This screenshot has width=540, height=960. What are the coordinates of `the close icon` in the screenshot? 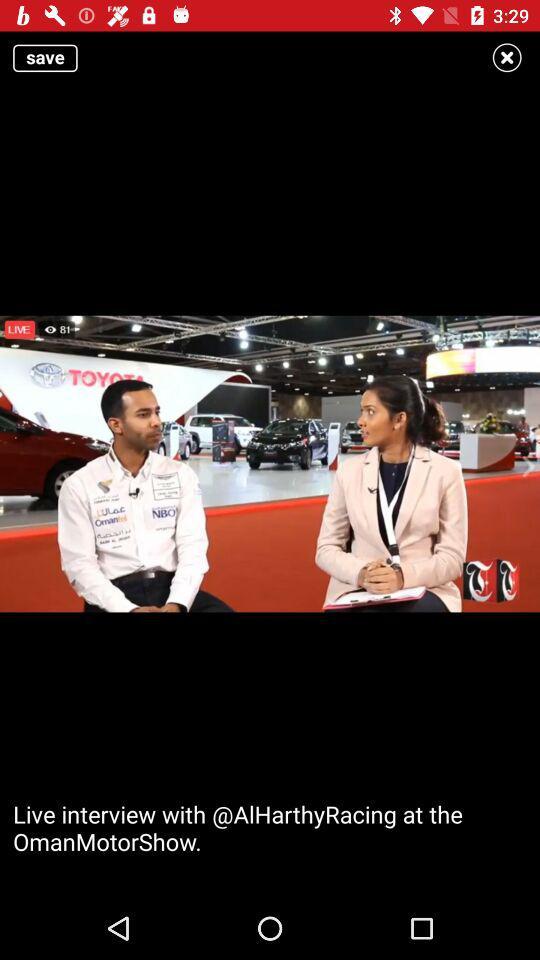 It's located at (499, 56).